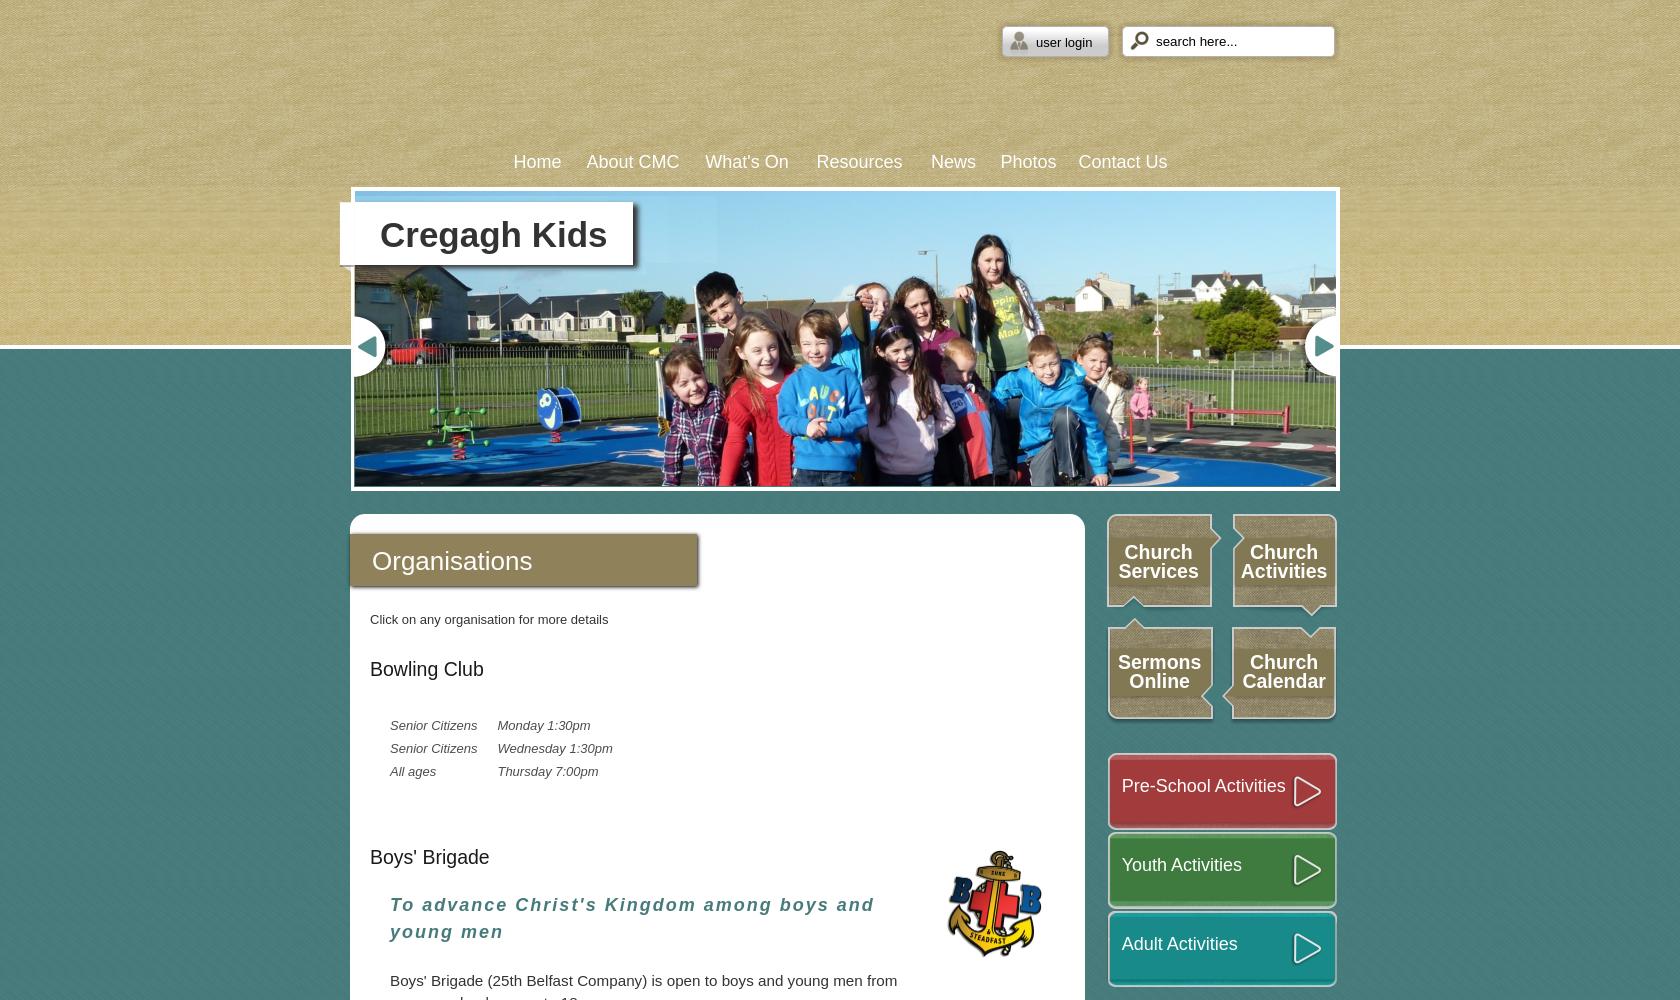  Describe the element at coordinates (1063, 42) in the screenshot. I see `'user login'` at that location.